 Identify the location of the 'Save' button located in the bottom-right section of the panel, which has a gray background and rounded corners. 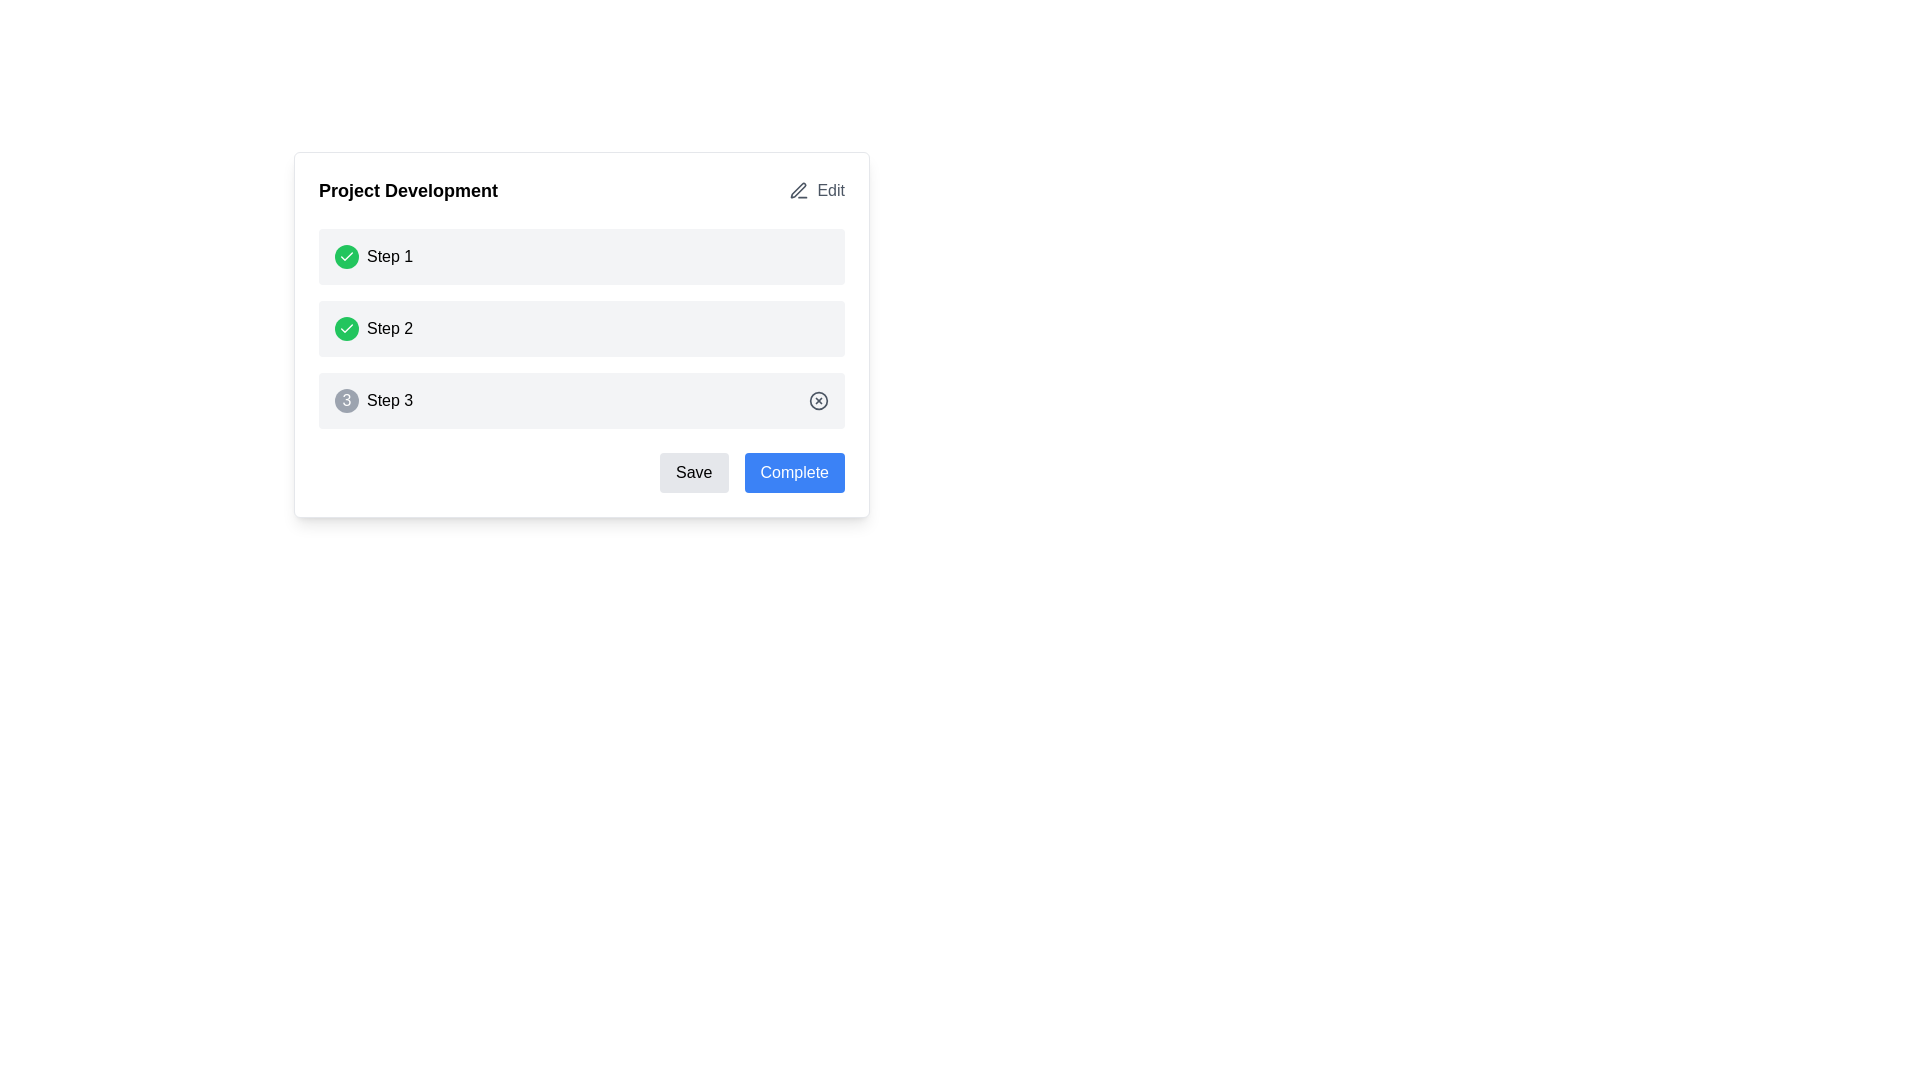
(694, 473).